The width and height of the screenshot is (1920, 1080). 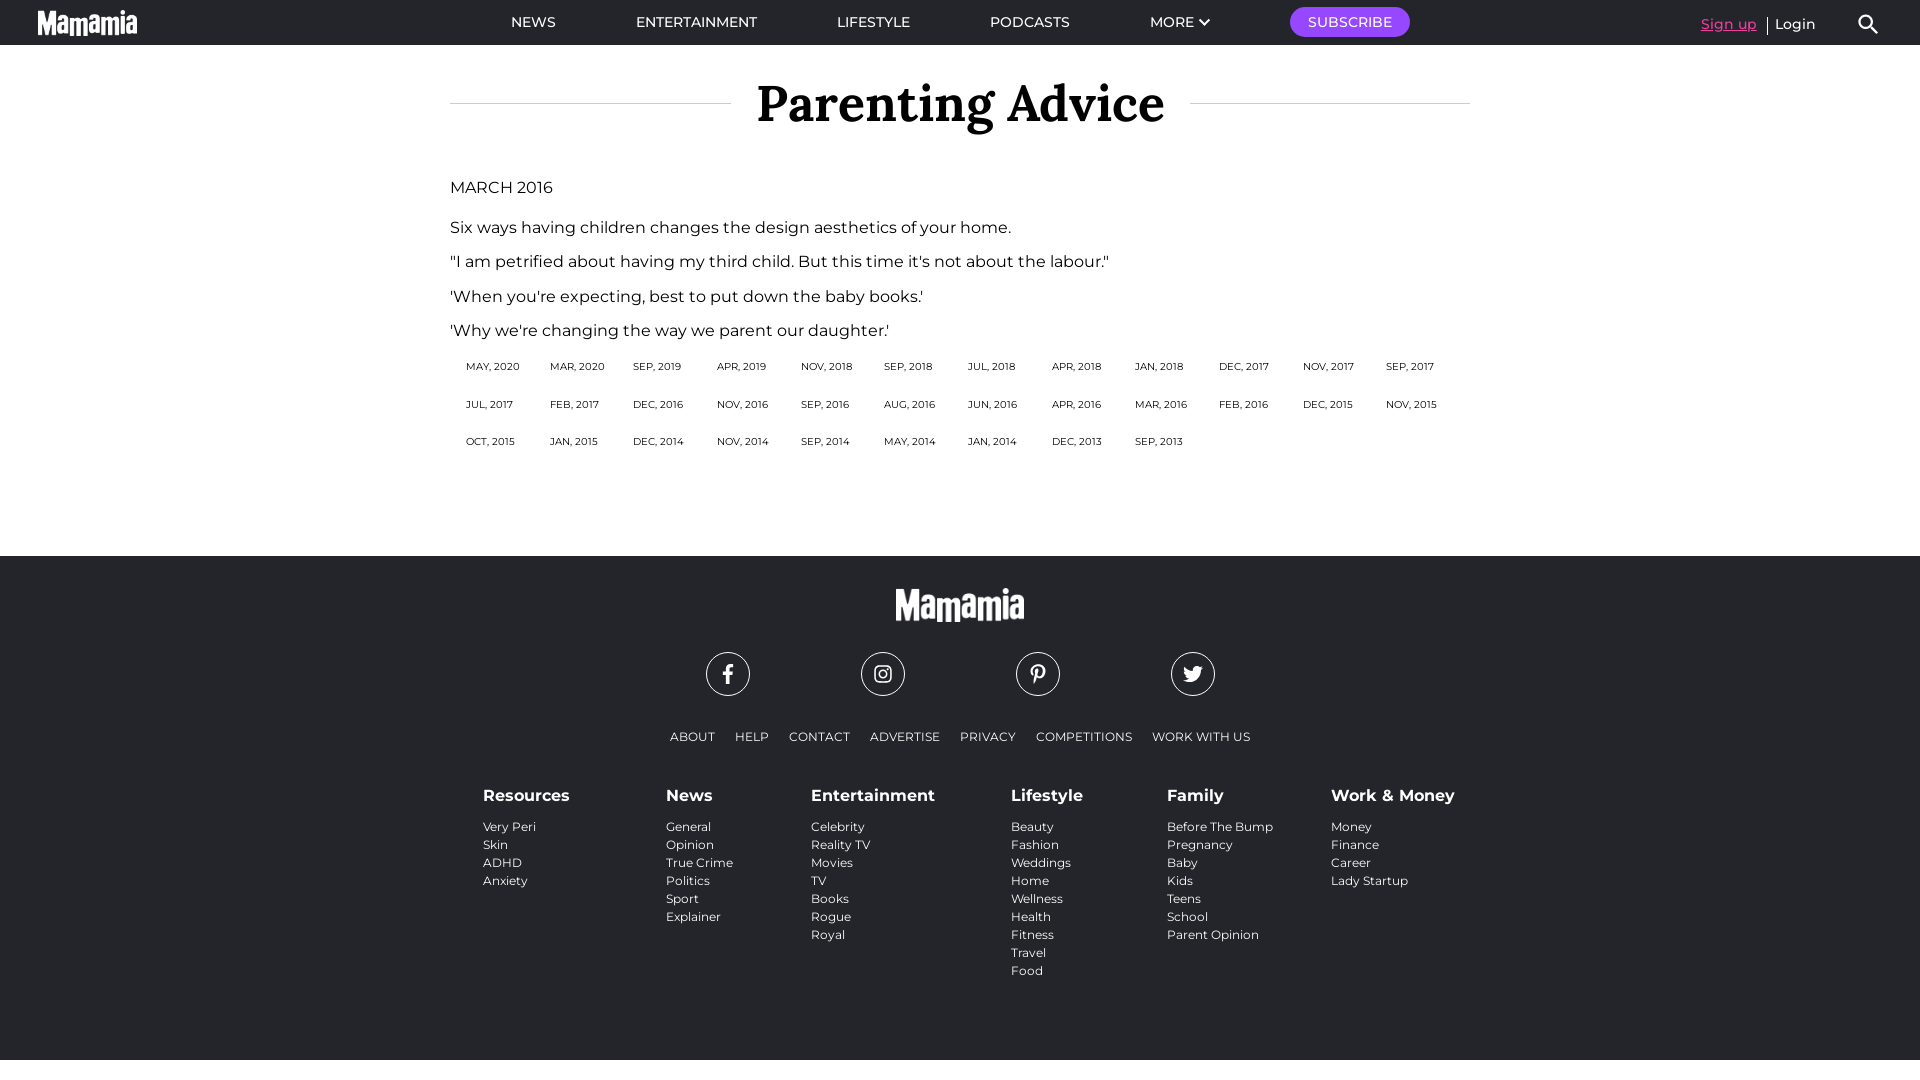 I want to click on 'Royal', so click(x=828, y=934).